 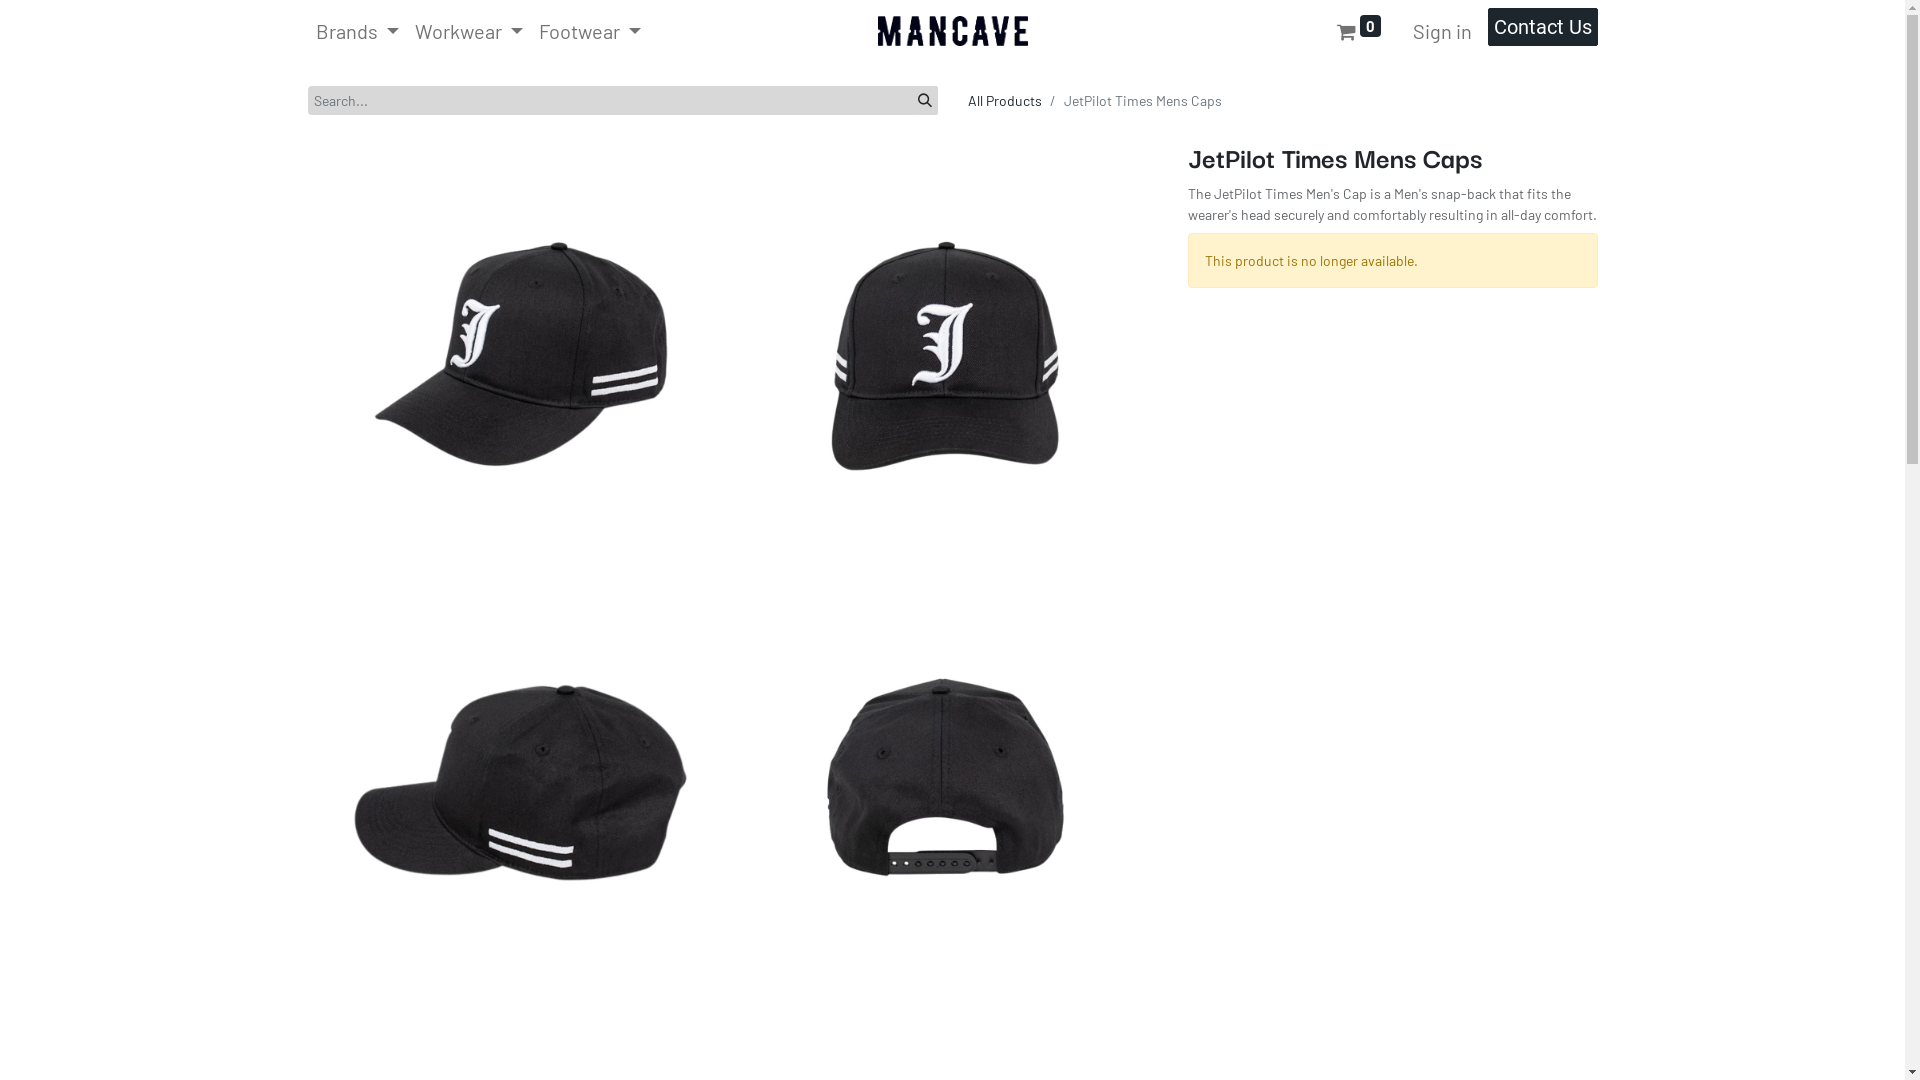 I want to click on 'Brands', so click(x=357, y=30).